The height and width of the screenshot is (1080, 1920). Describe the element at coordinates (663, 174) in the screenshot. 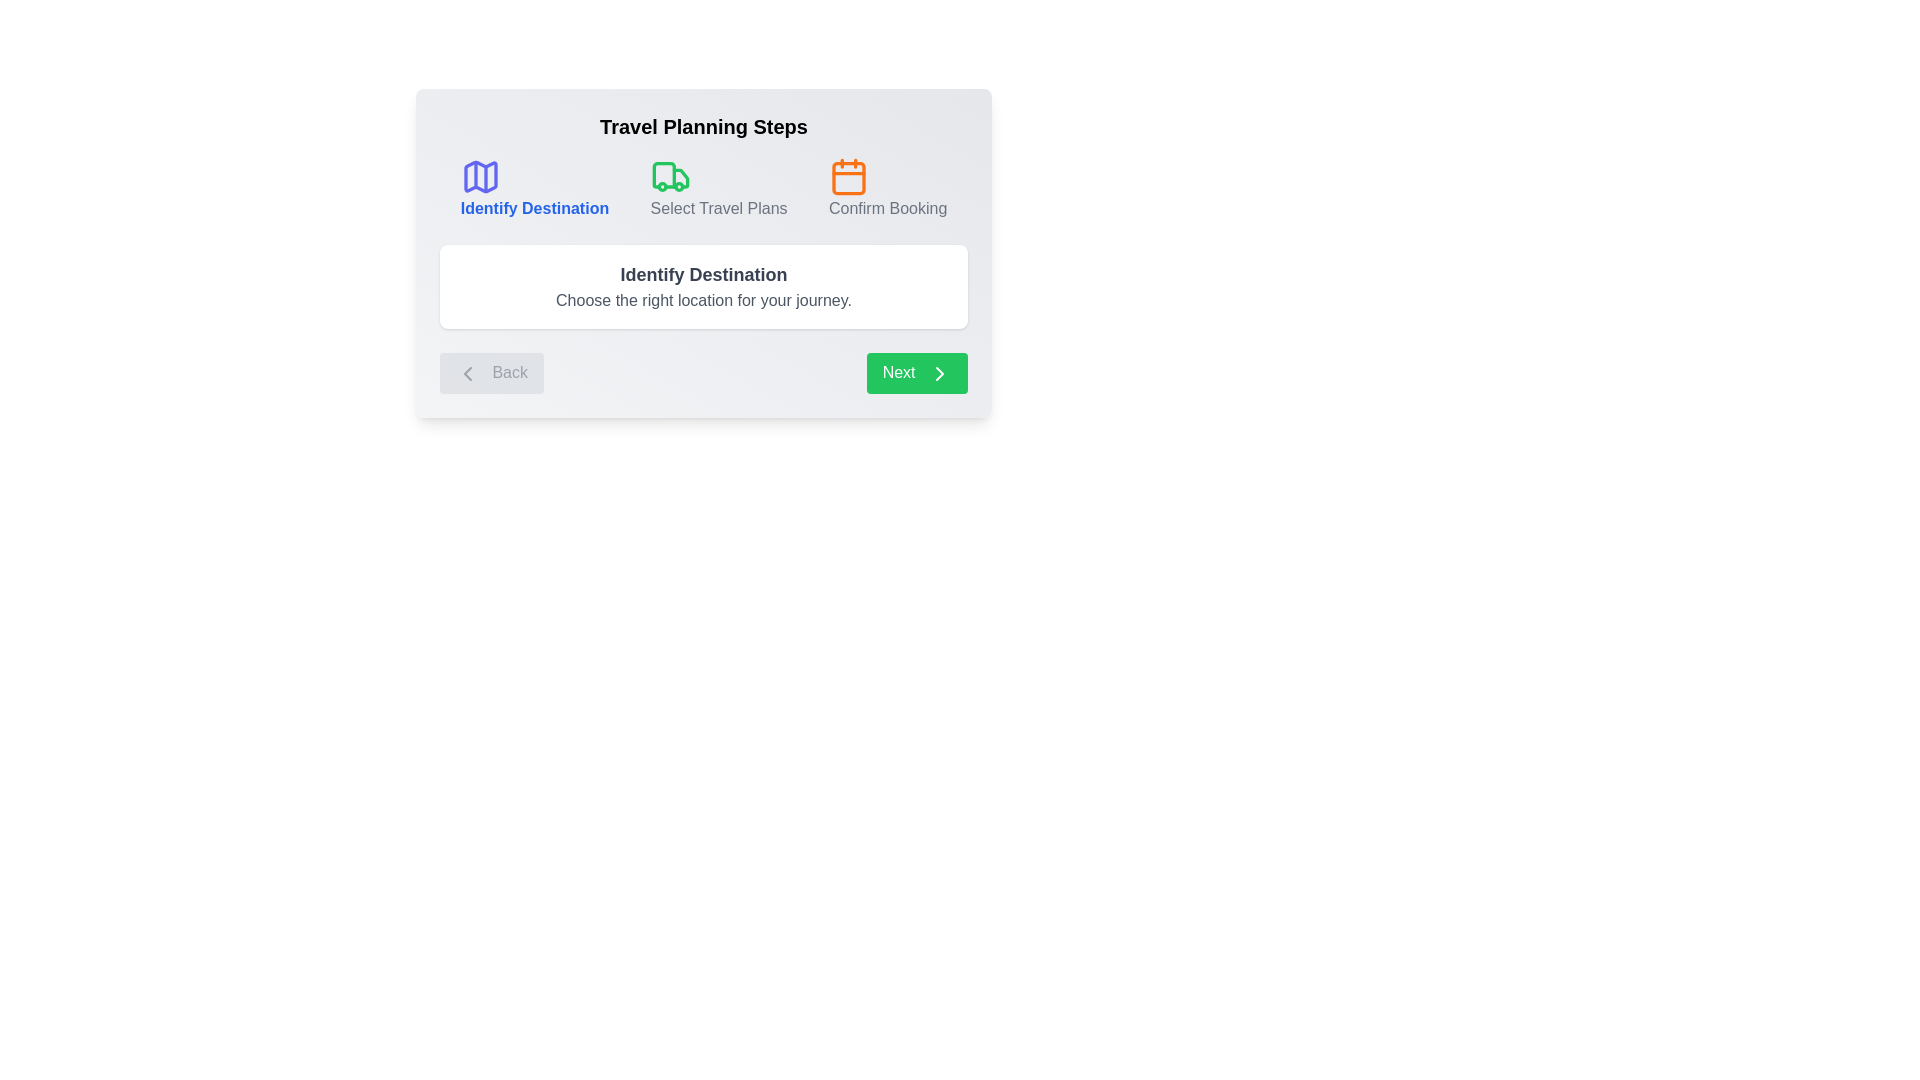

I see `the vertical gray line that forms the lower part of the truck cabin structure in the truck icon` at that location.